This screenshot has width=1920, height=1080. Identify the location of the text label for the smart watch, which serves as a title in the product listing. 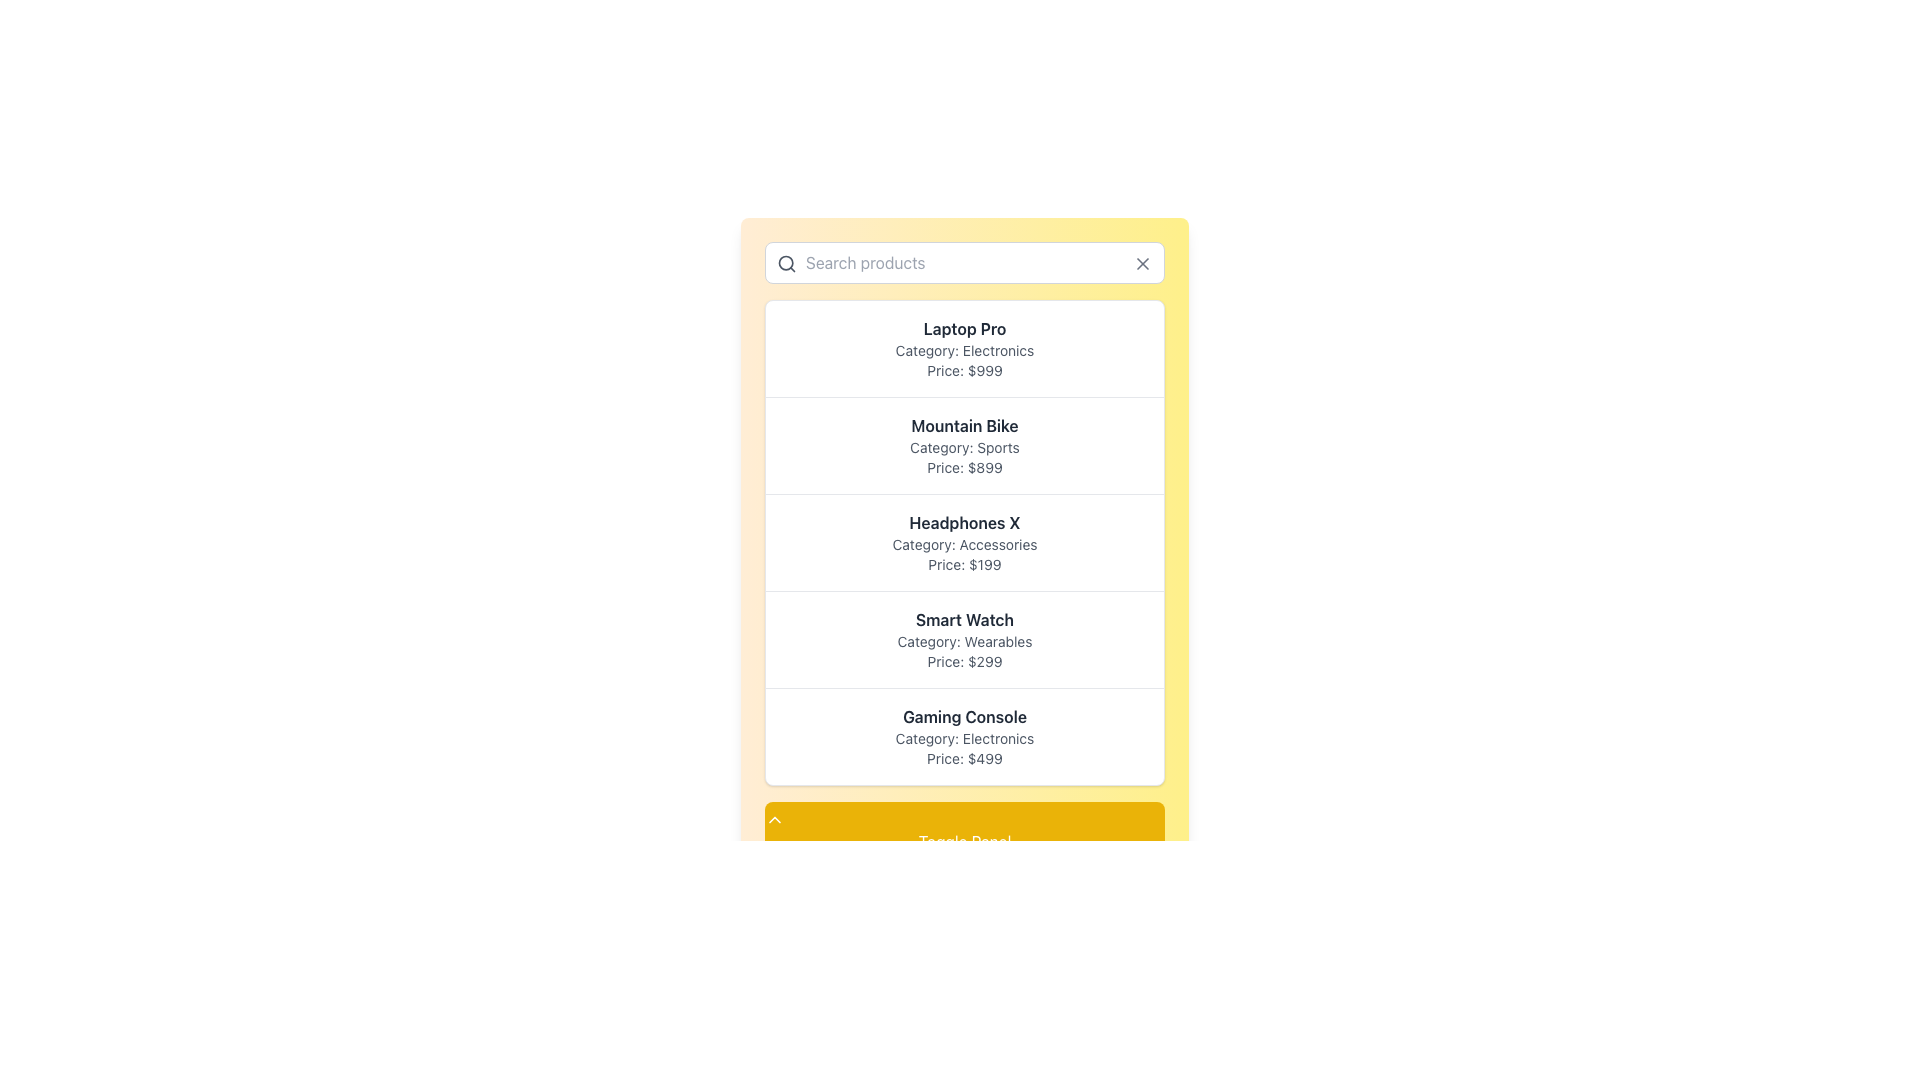
(964, 619).